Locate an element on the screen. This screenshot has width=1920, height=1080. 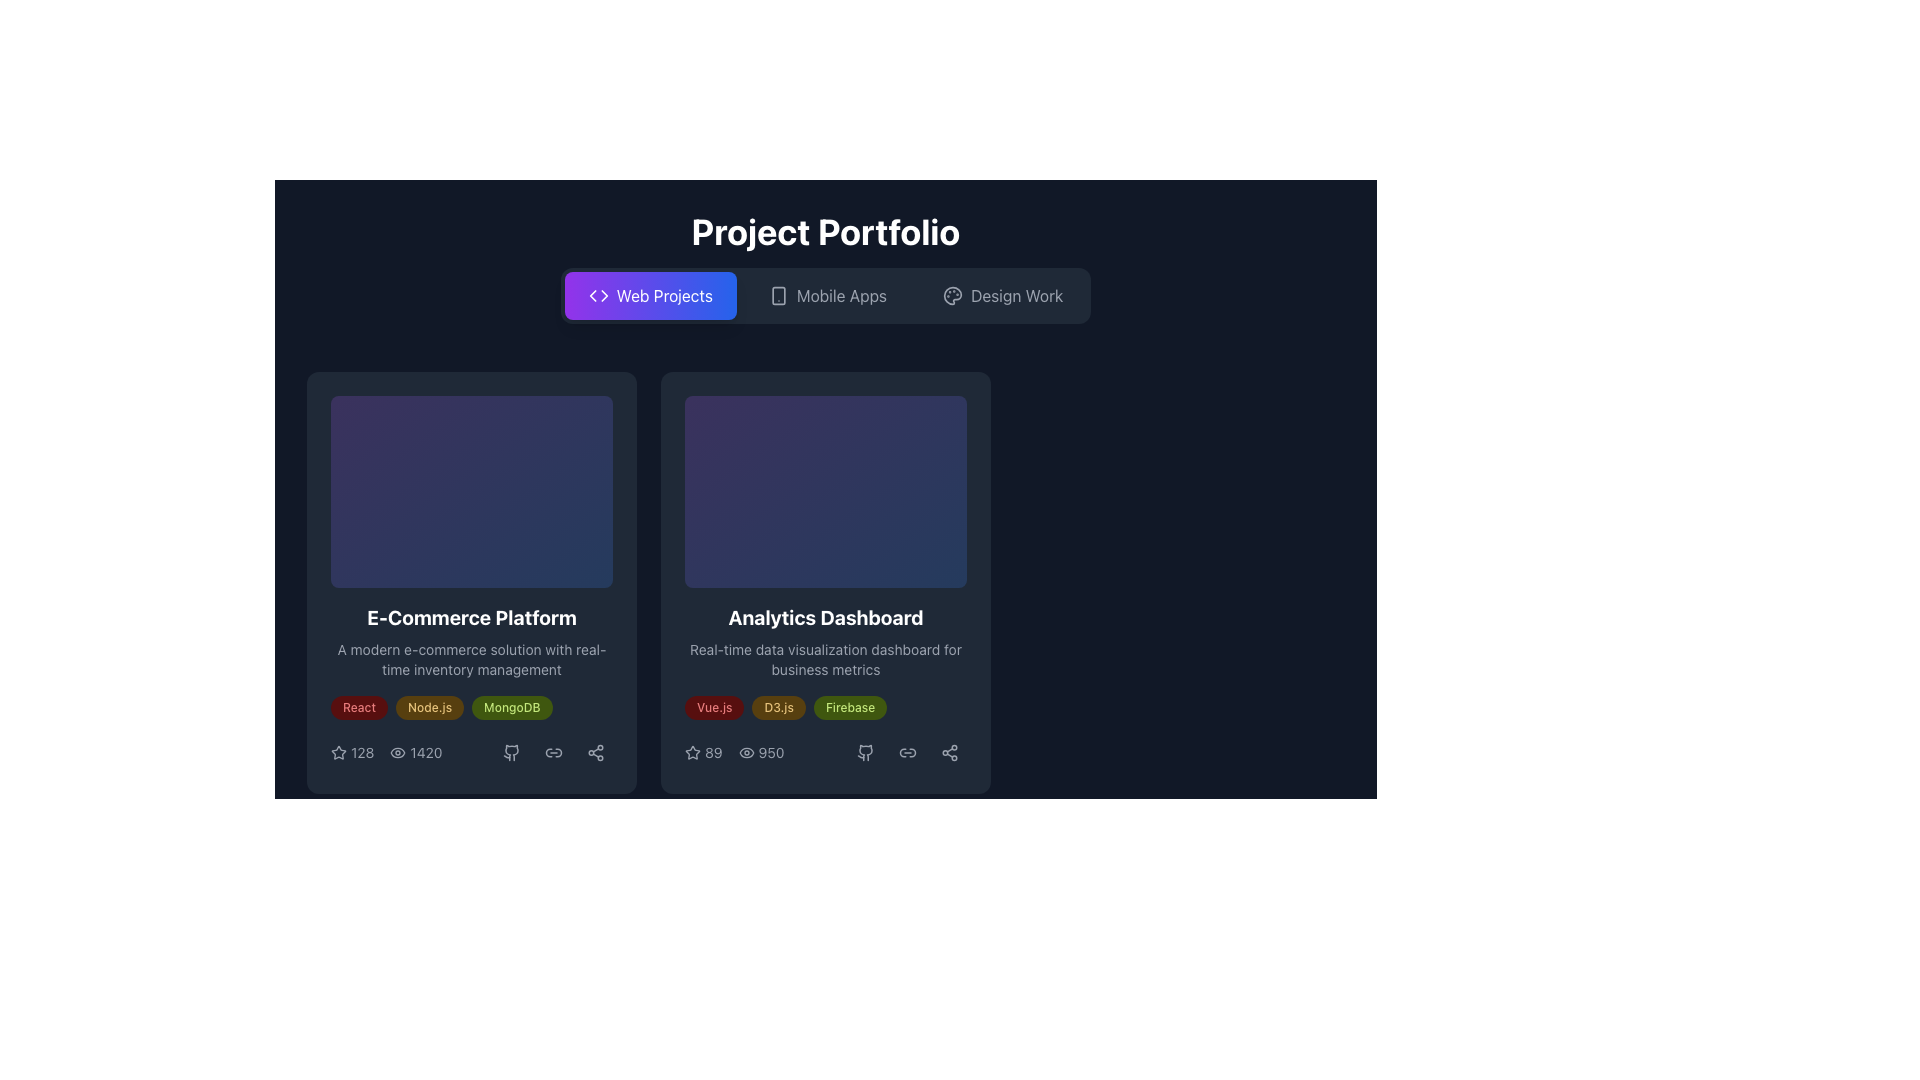
displayed number from the text element located in the lower section of the 'Analytics Dashboard' card, positioned to the right of the eye icon is located at coordinates (770, 752).